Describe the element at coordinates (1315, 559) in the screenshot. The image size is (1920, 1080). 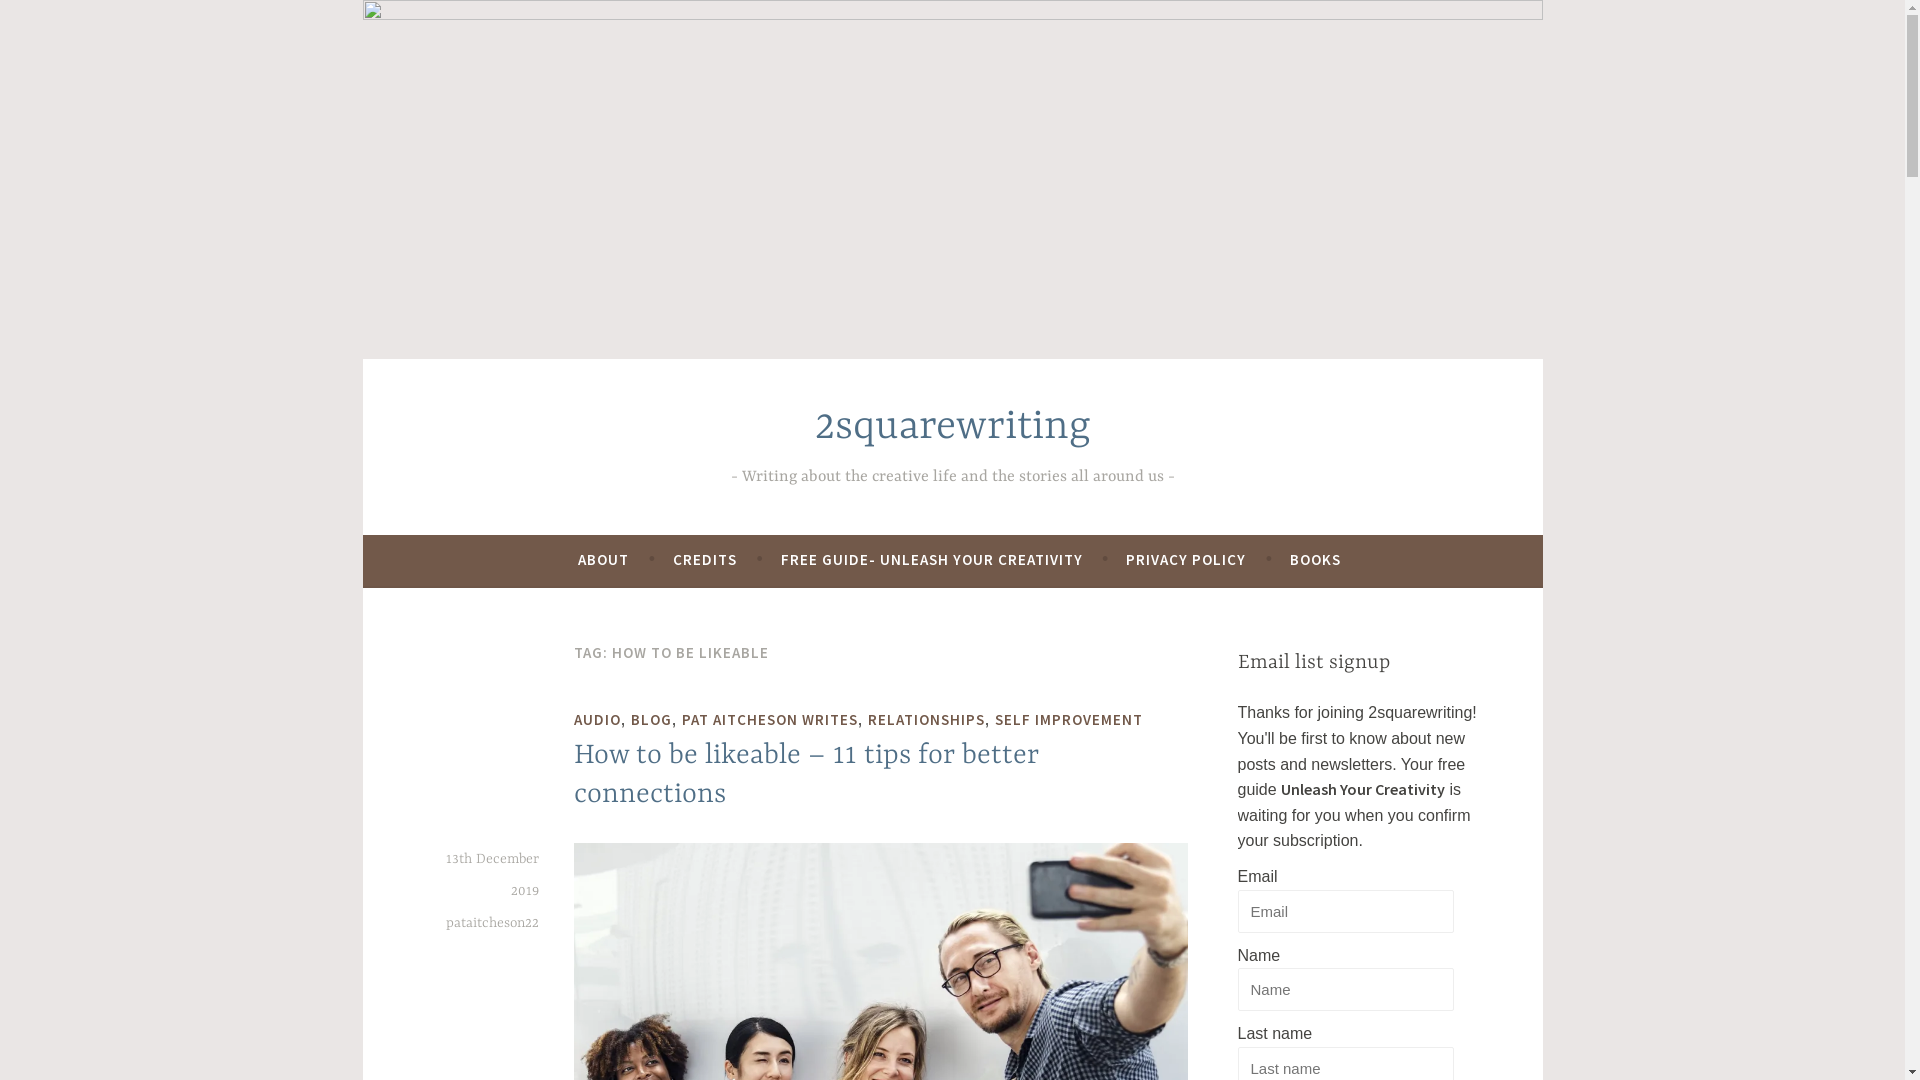
I see `'BOOKS'` at that location.